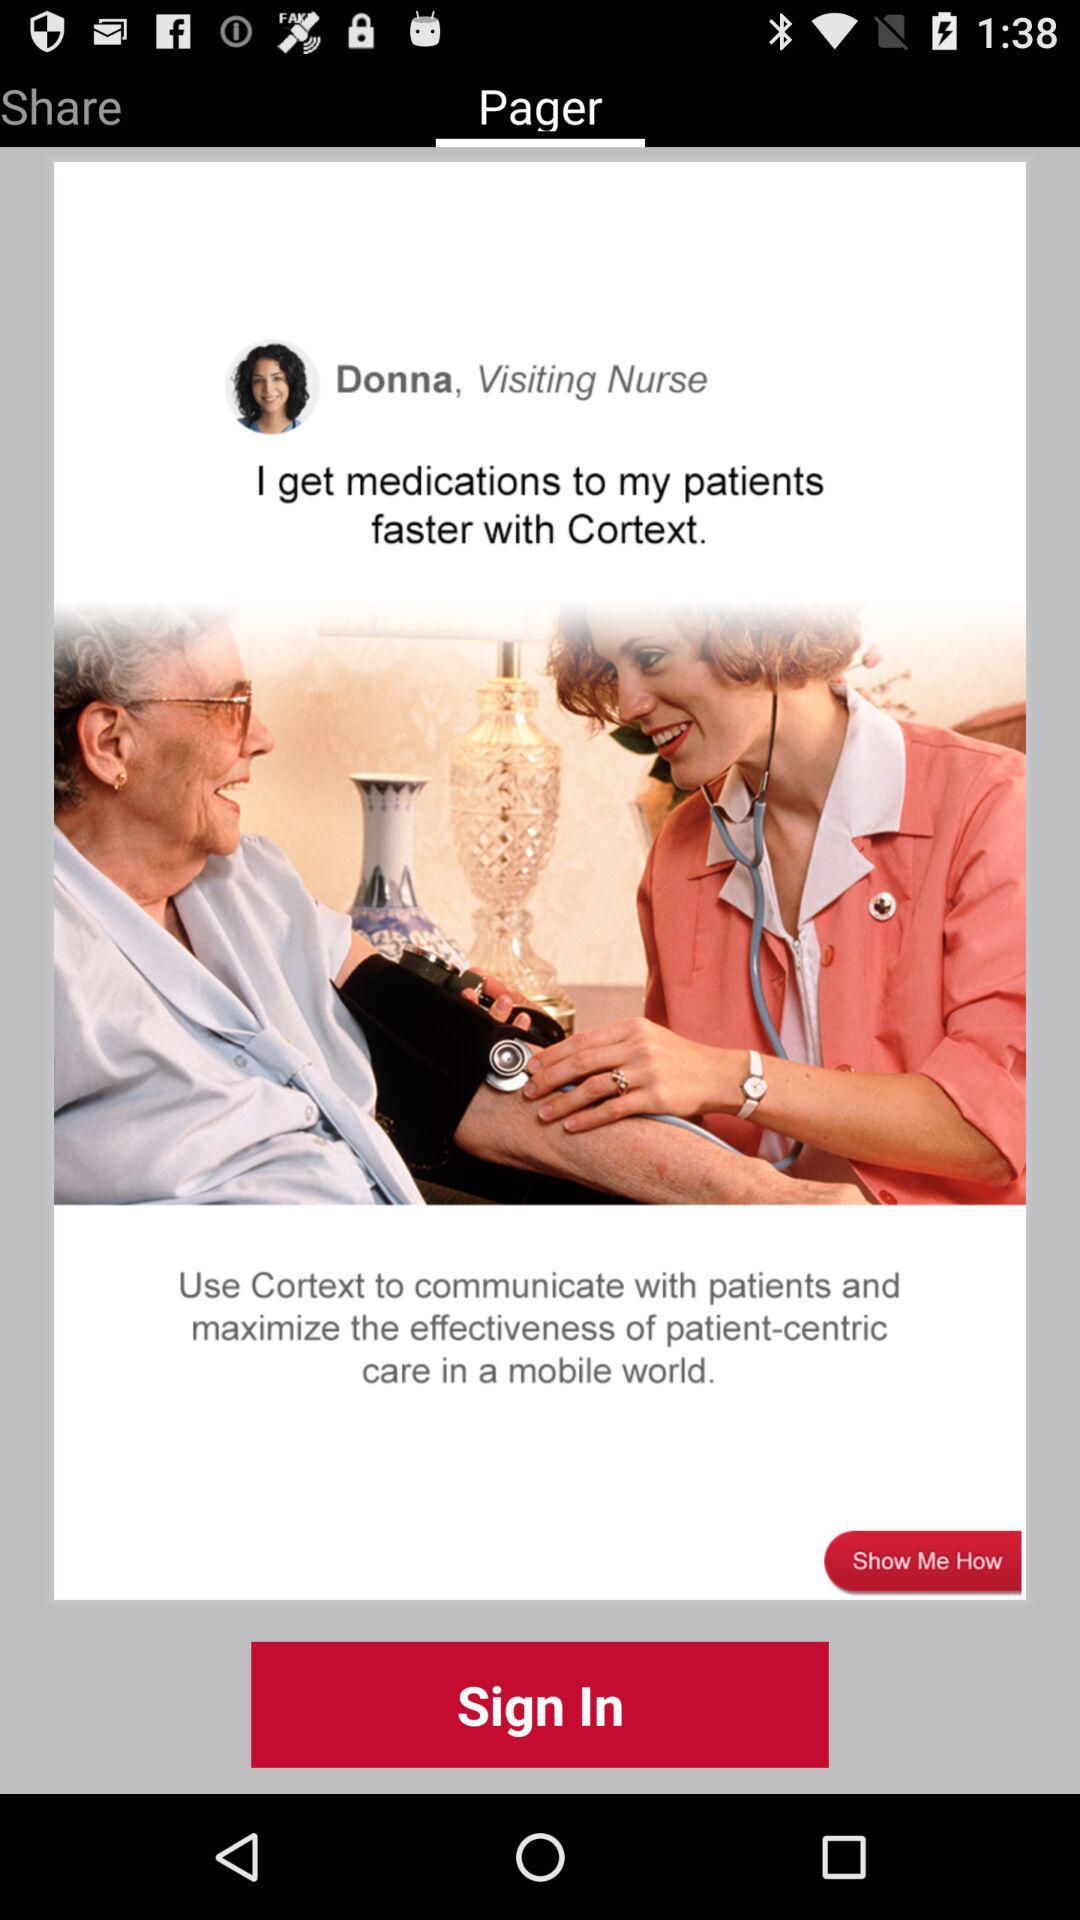  I want to click on the sign in item, so click(540, 1703).